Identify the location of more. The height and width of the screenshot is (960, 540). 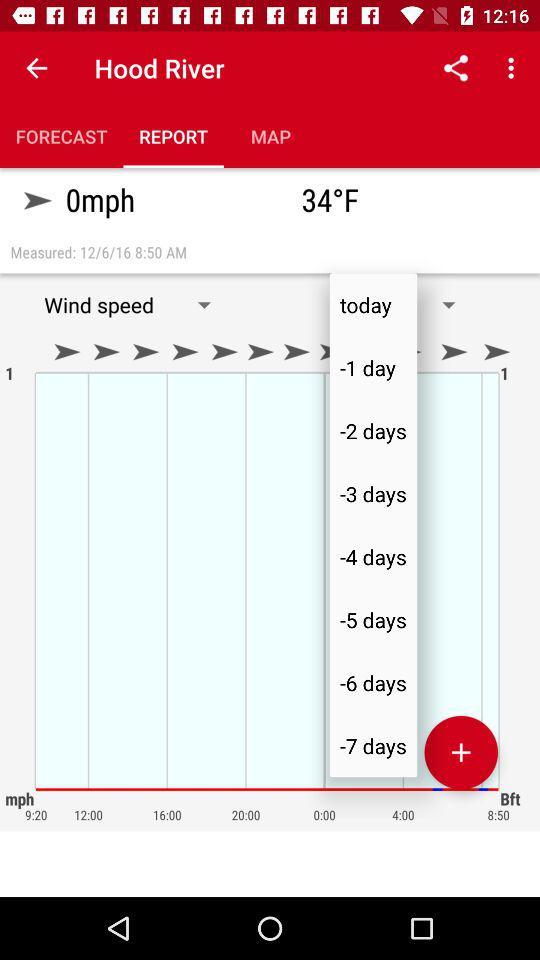
(461, 751).